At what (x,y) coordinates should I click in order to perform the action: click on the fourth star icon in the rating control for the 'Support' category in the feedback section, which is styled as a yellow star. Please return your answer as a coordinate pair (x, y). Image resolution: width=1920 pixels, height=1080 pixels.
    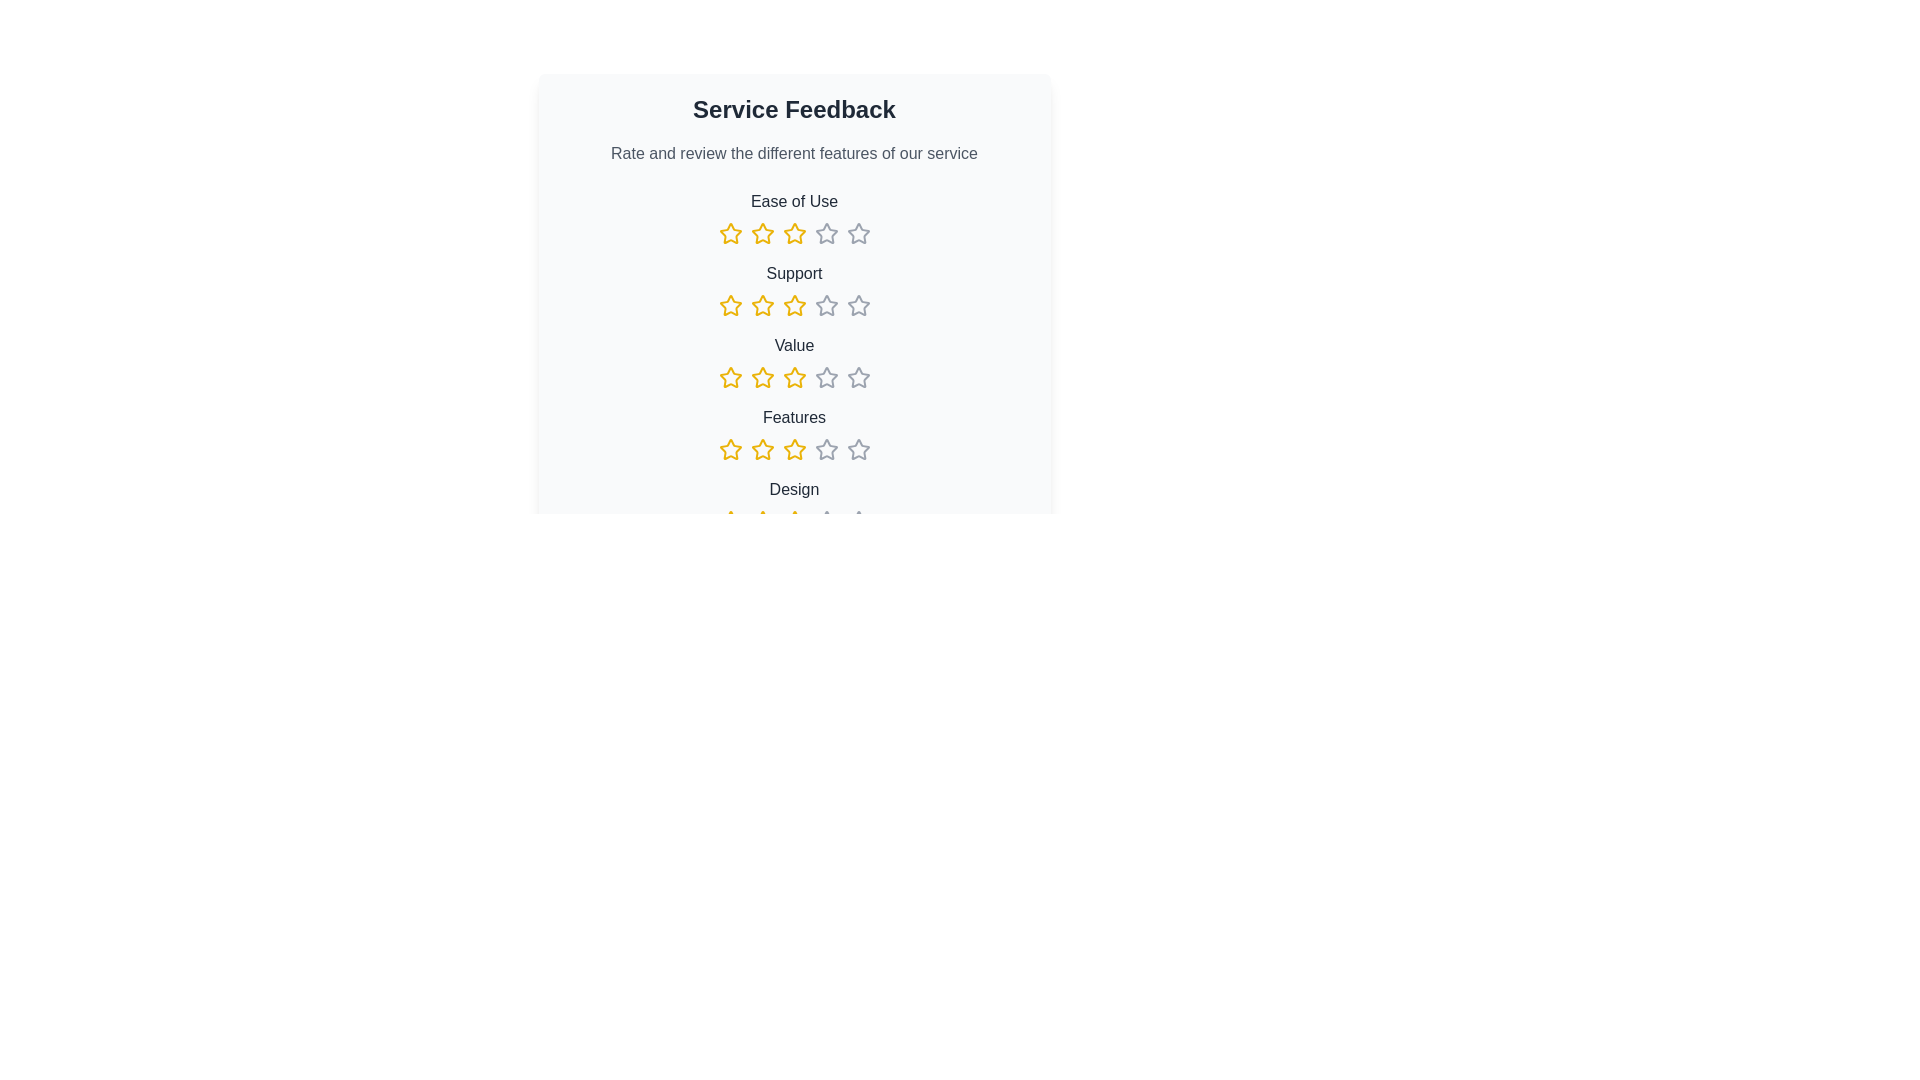
    Looking at the image, I should click on (793, 305).